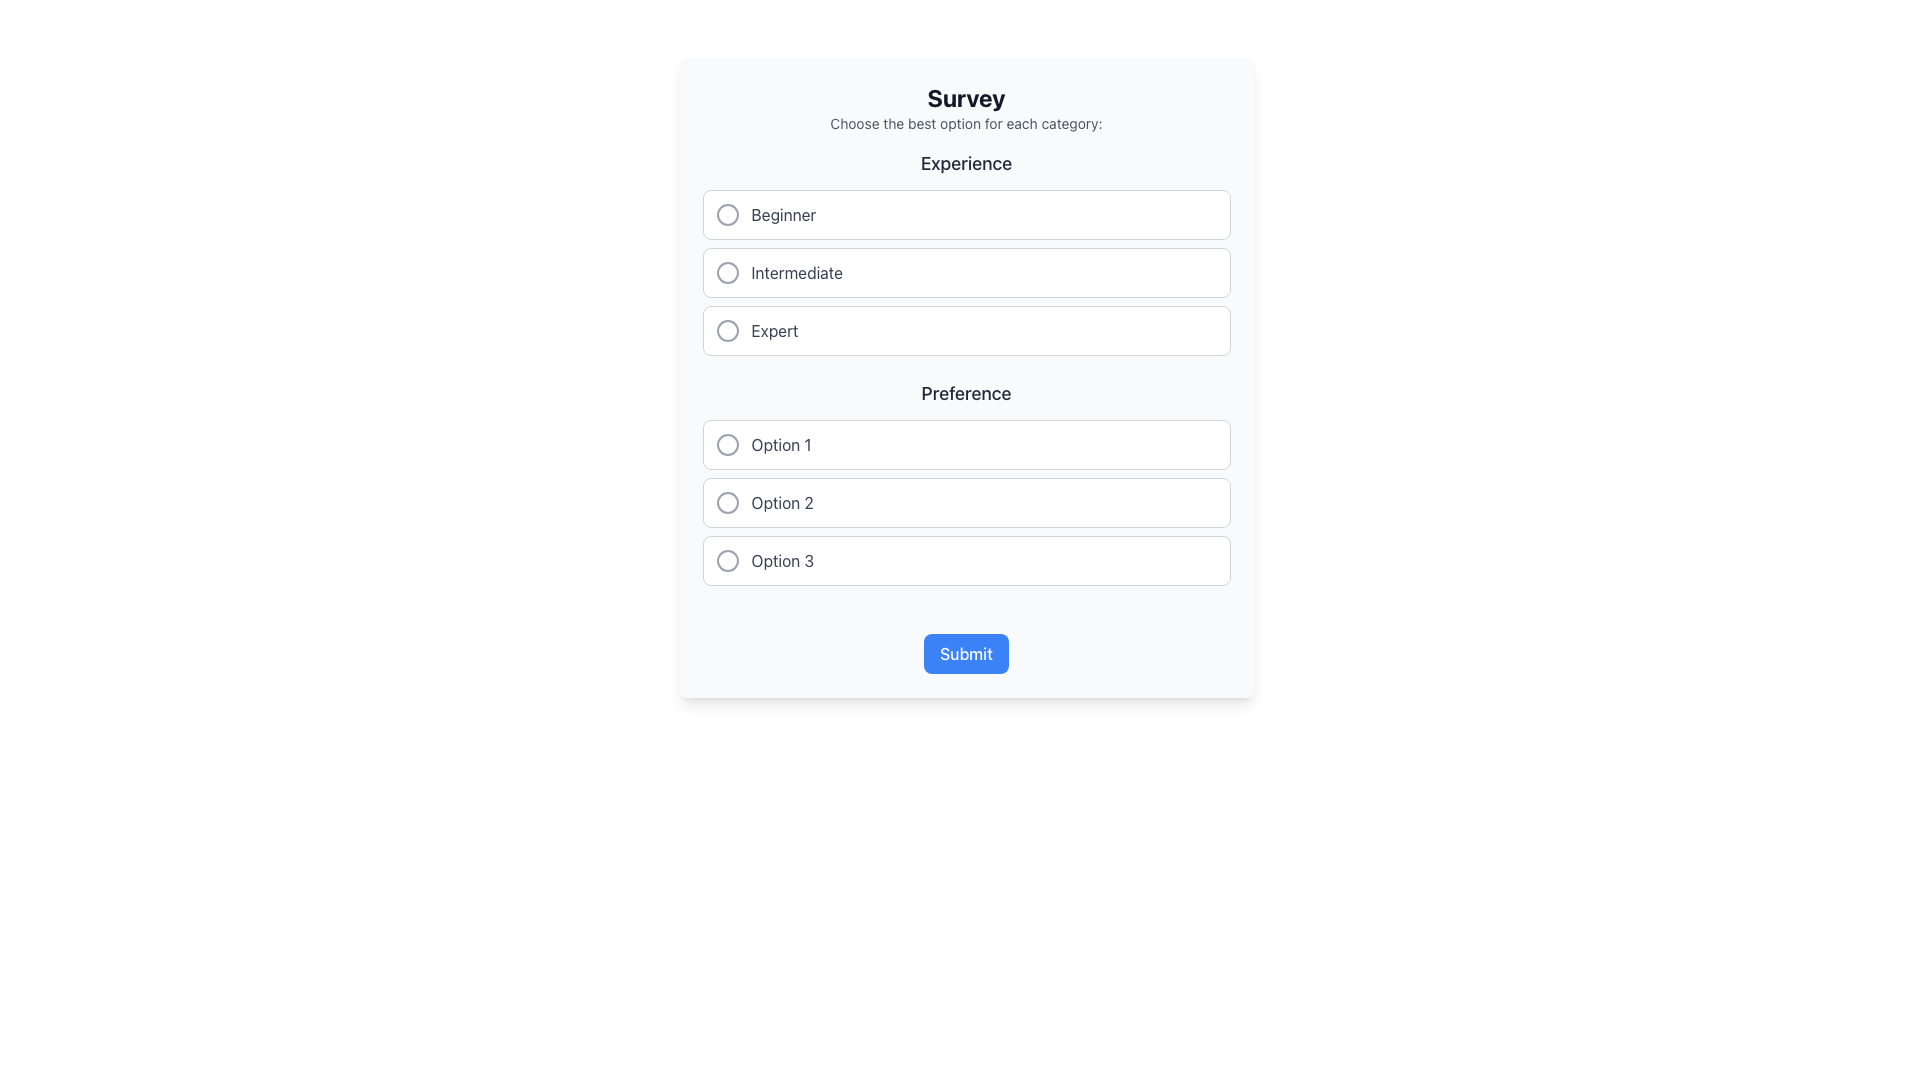  Describe the element at coordinates (726, 330) in the screenshot. I see `the 'Expert' radio button located in the 'Experience' section of the survey` at that location.